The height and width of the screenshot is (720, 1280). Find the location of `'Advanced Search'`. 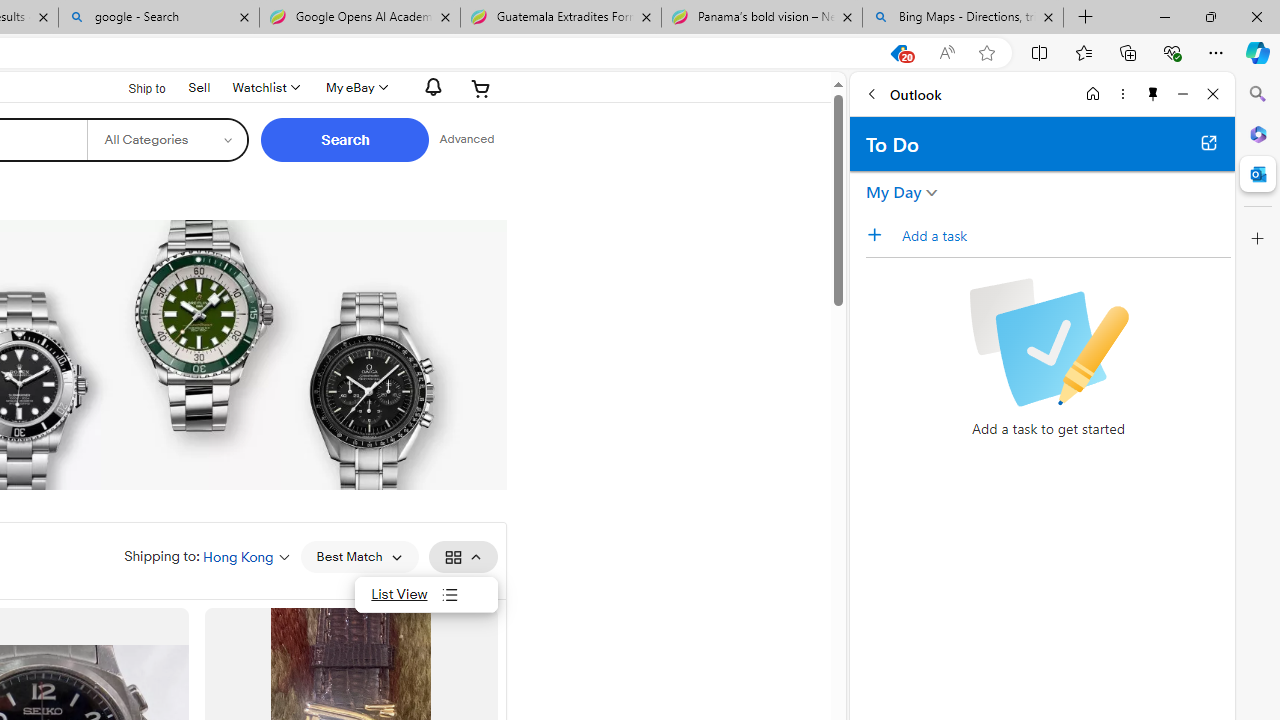

'Advanced Search' is located at coordinates (466, 139).